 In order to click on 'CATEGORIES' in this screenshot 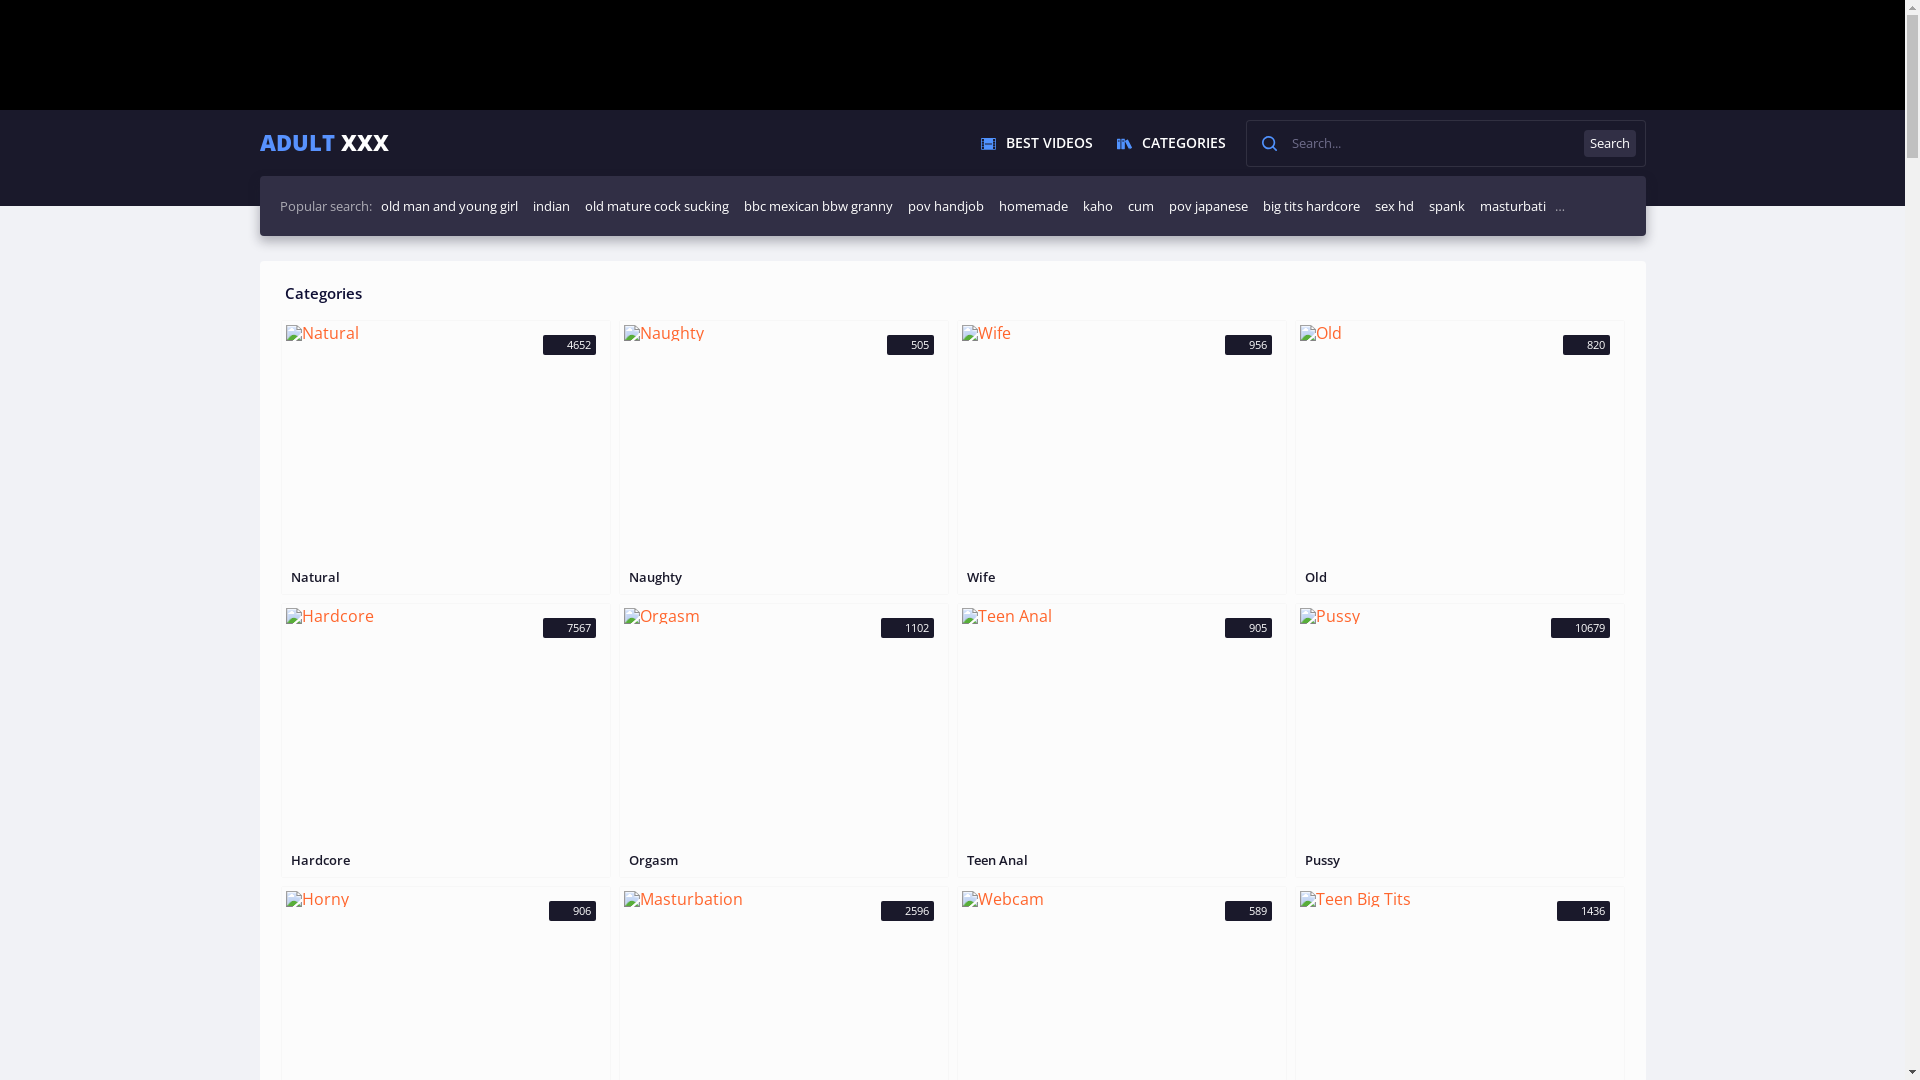, I will do `click(1170, 141)`.